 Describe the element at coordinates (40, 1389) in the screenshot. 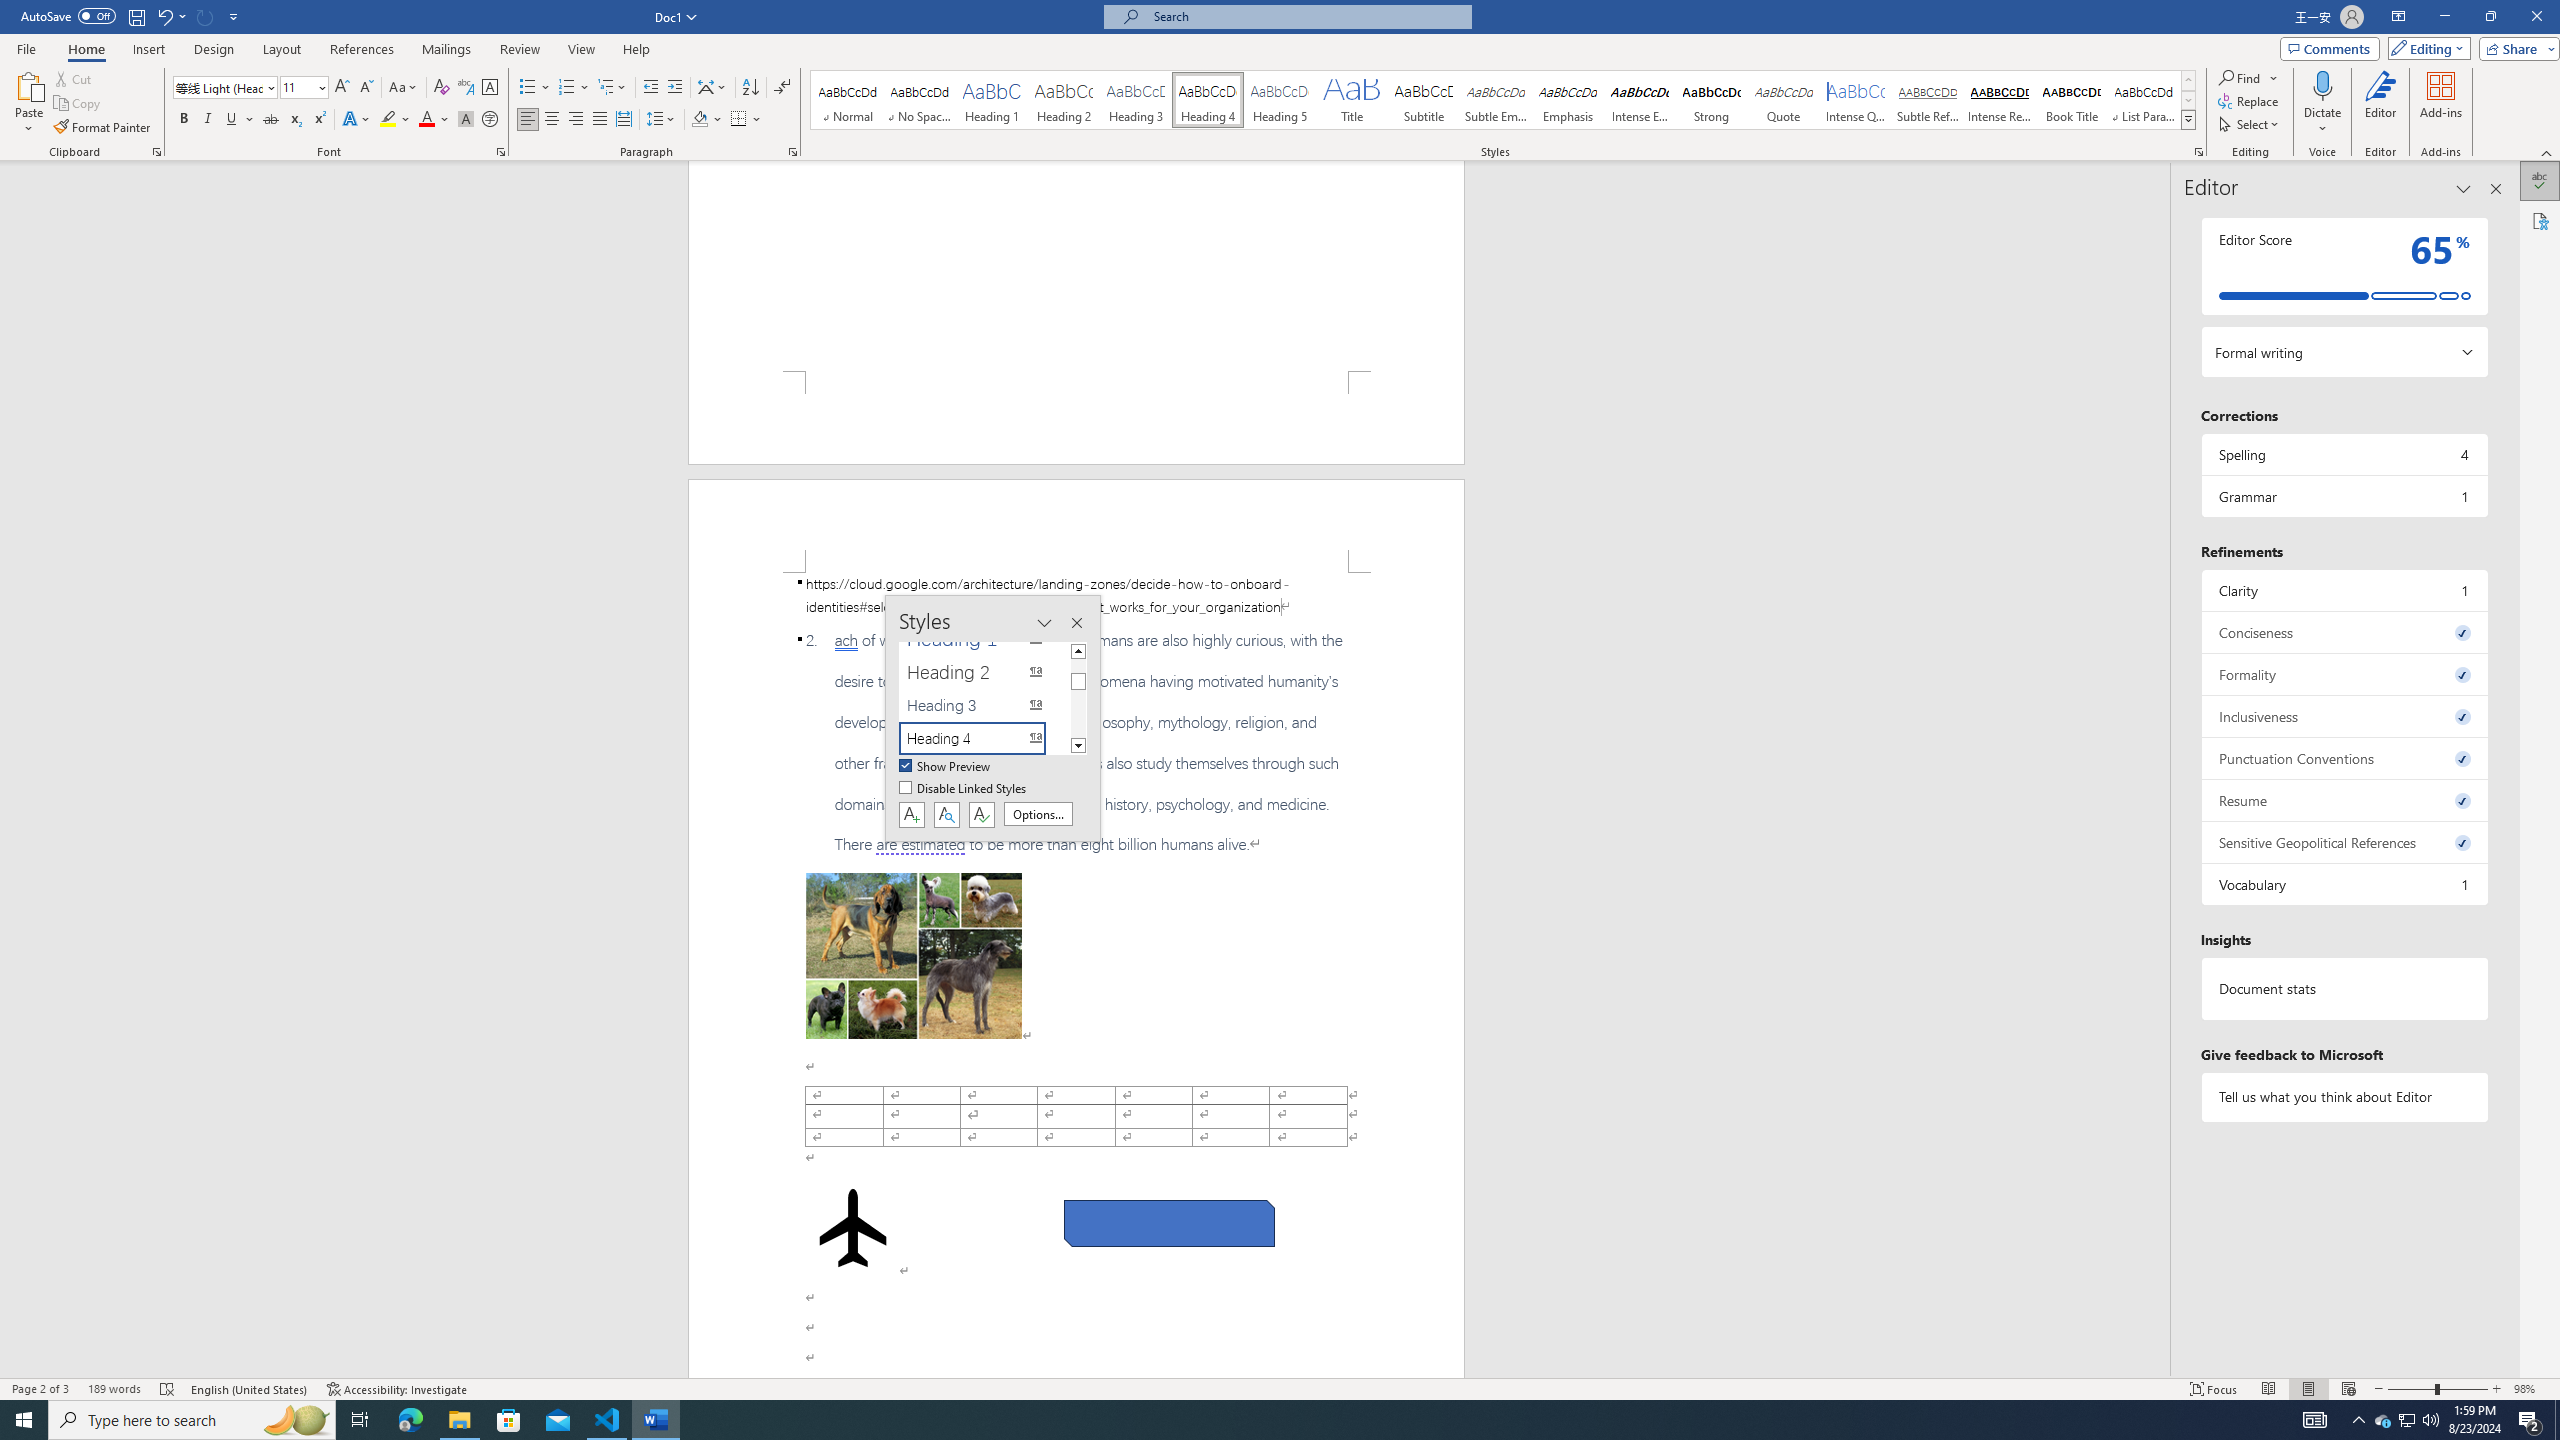

I see `'Page Number Page 2 of 3'` at that location.